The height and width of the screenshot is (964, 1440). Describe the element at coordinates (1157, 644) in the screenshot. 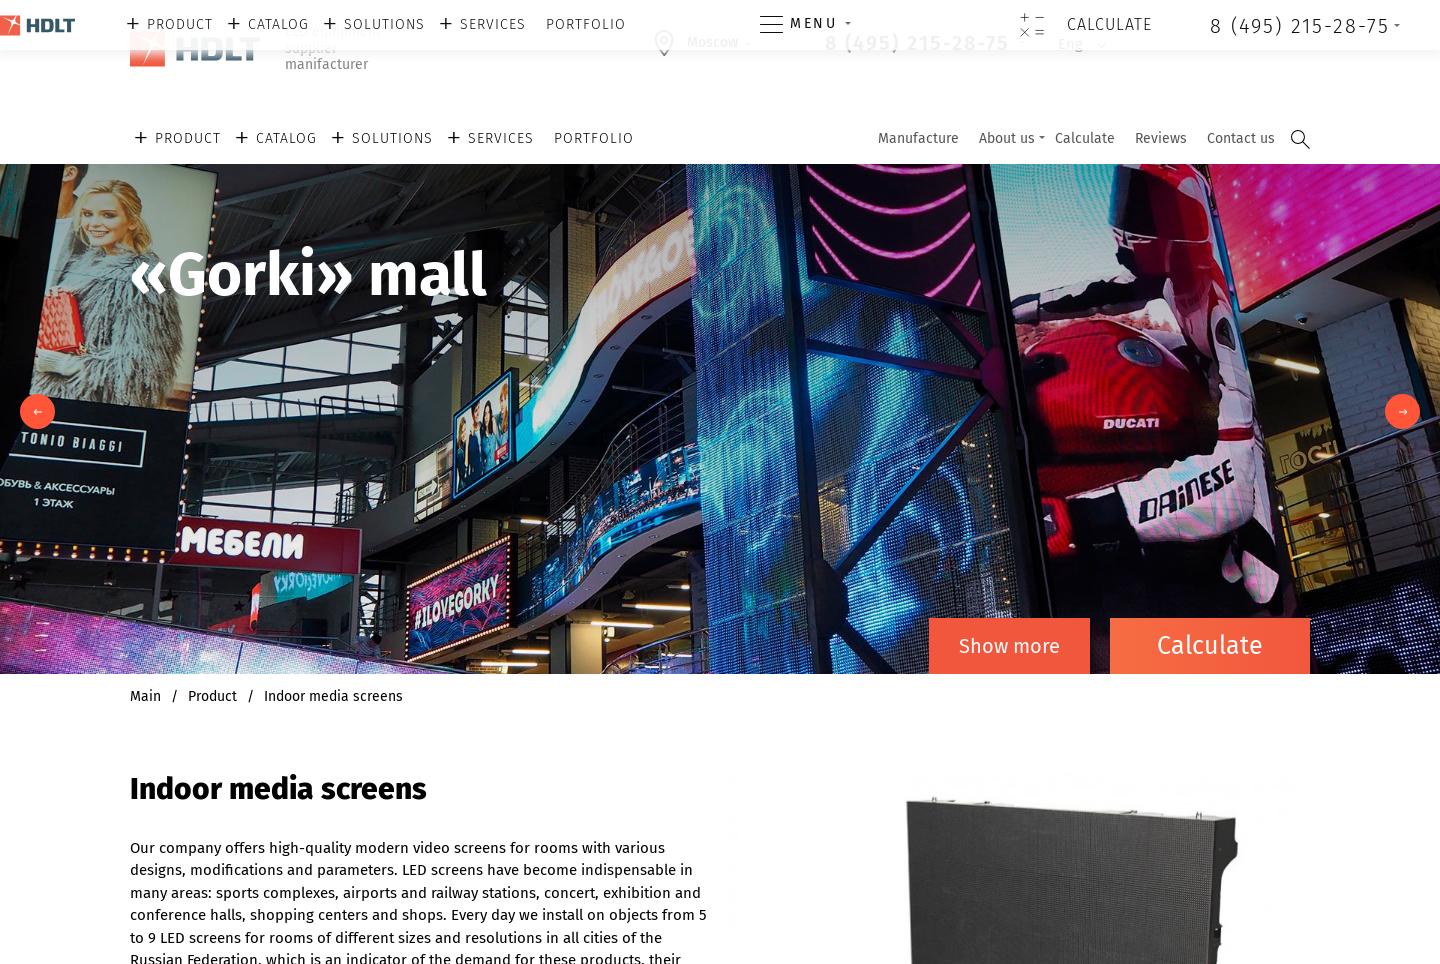

I see `'Сalculate'` at that location.